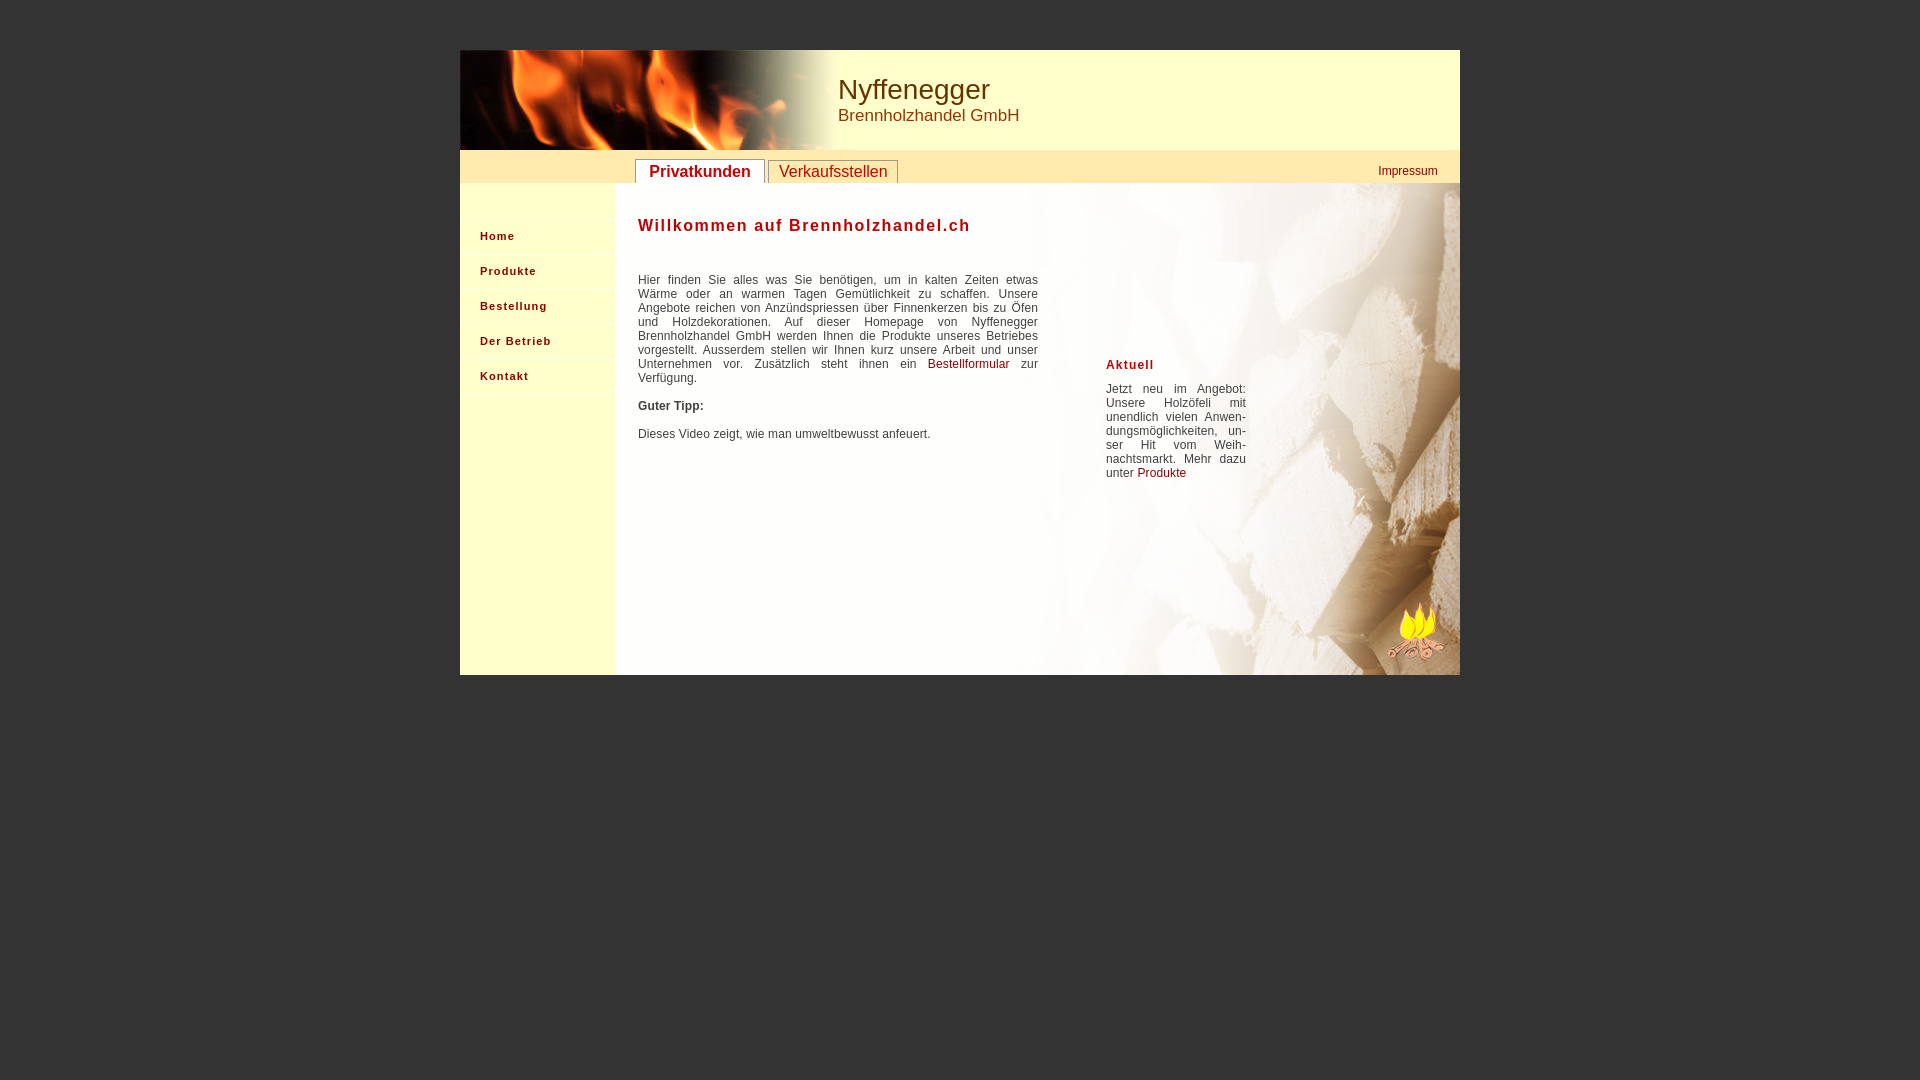  Describe the element at coordinates (633, 169) in the screenshot. I see `'Privatkunden'` at that location.